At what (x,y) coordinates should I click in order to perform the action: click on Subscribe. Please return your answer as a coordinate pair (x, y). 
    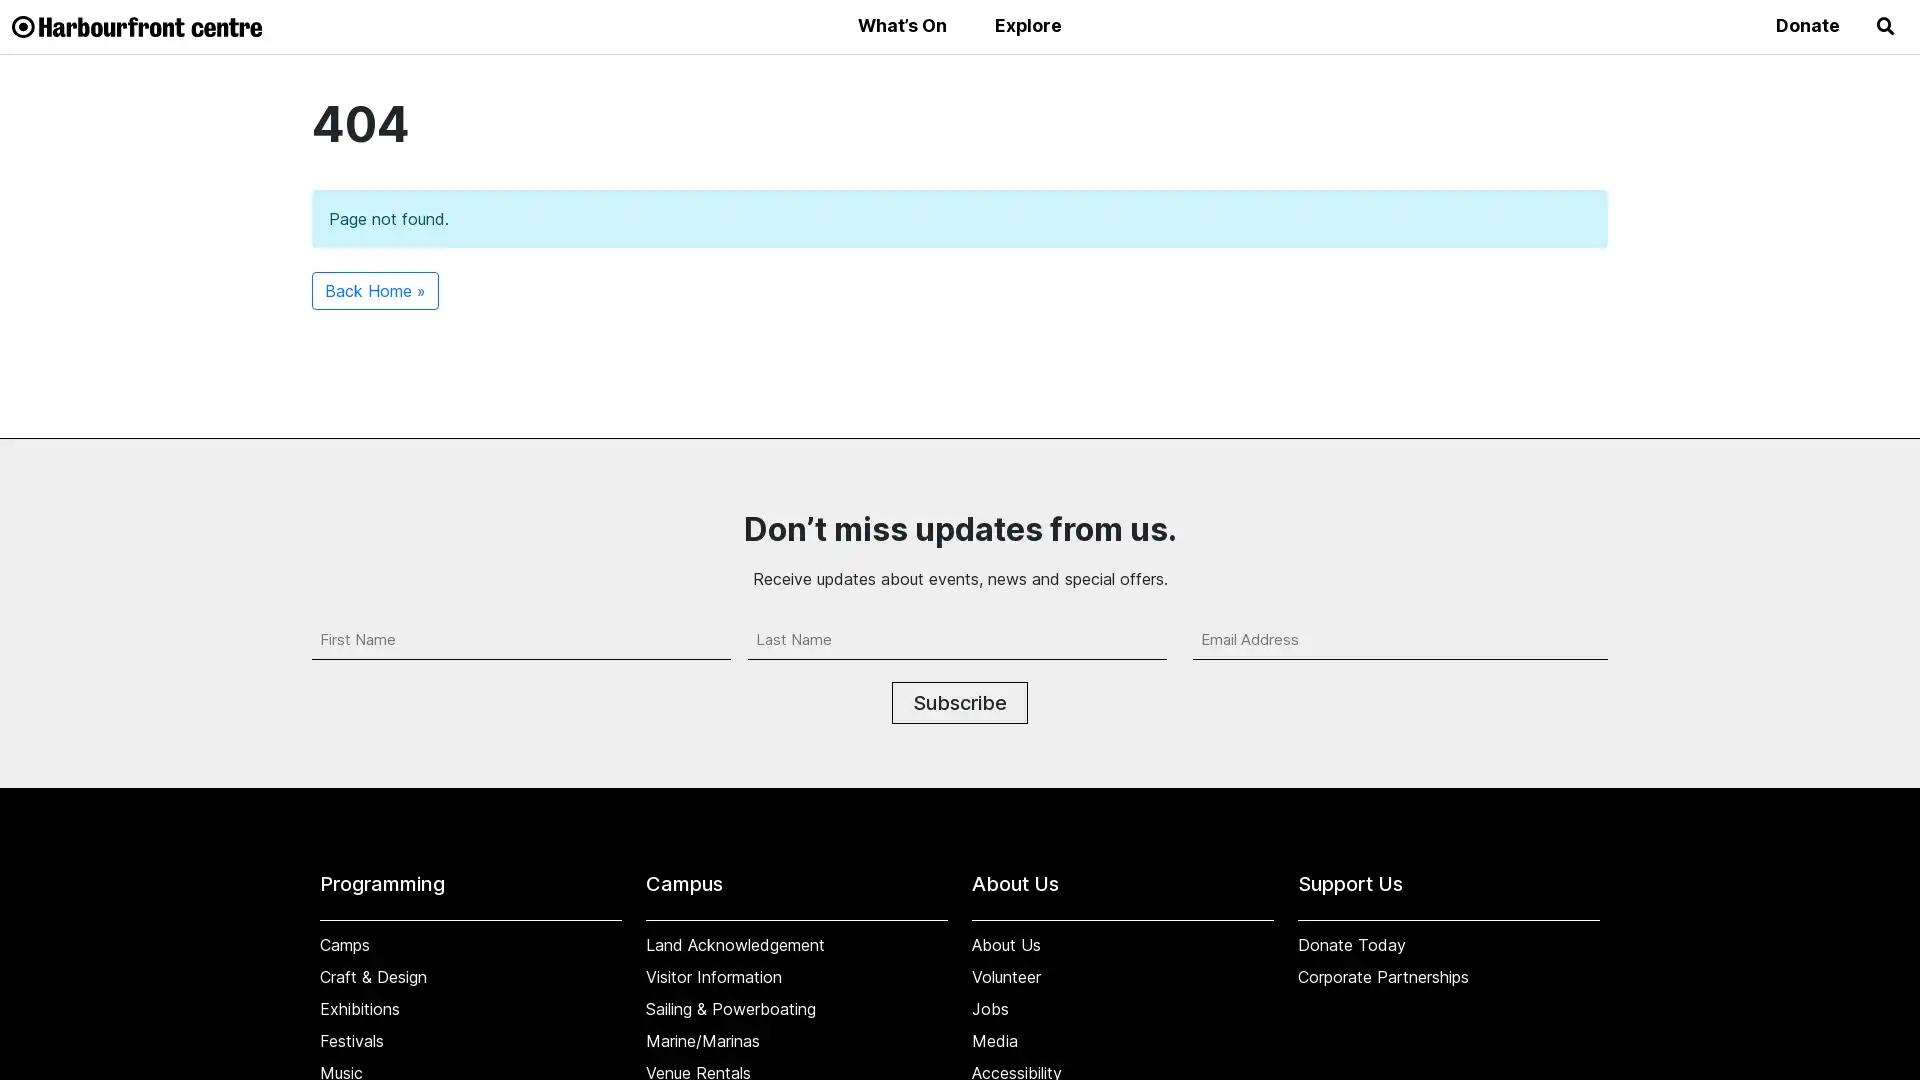
    Looking at the image, I should click on (960, 701).